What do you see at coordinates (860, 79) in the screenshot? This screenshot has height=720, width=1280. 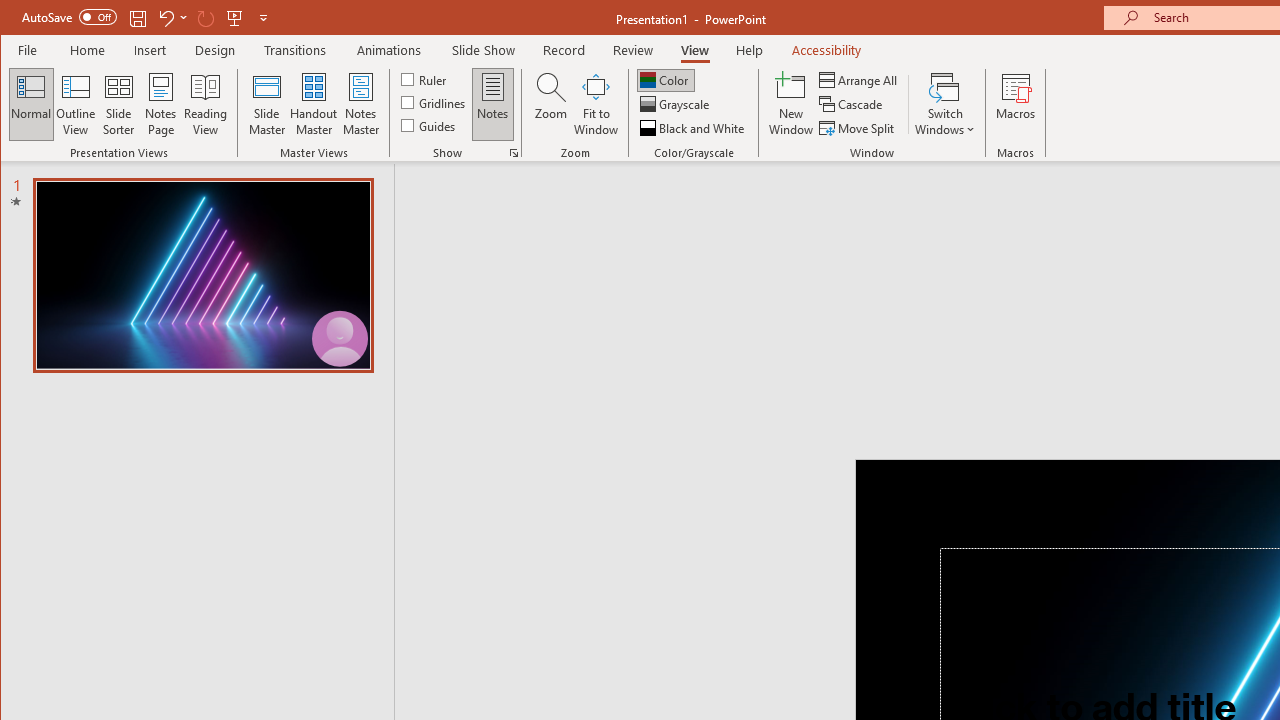 I see `'Arrange All'` at bounding box center [860, 79].